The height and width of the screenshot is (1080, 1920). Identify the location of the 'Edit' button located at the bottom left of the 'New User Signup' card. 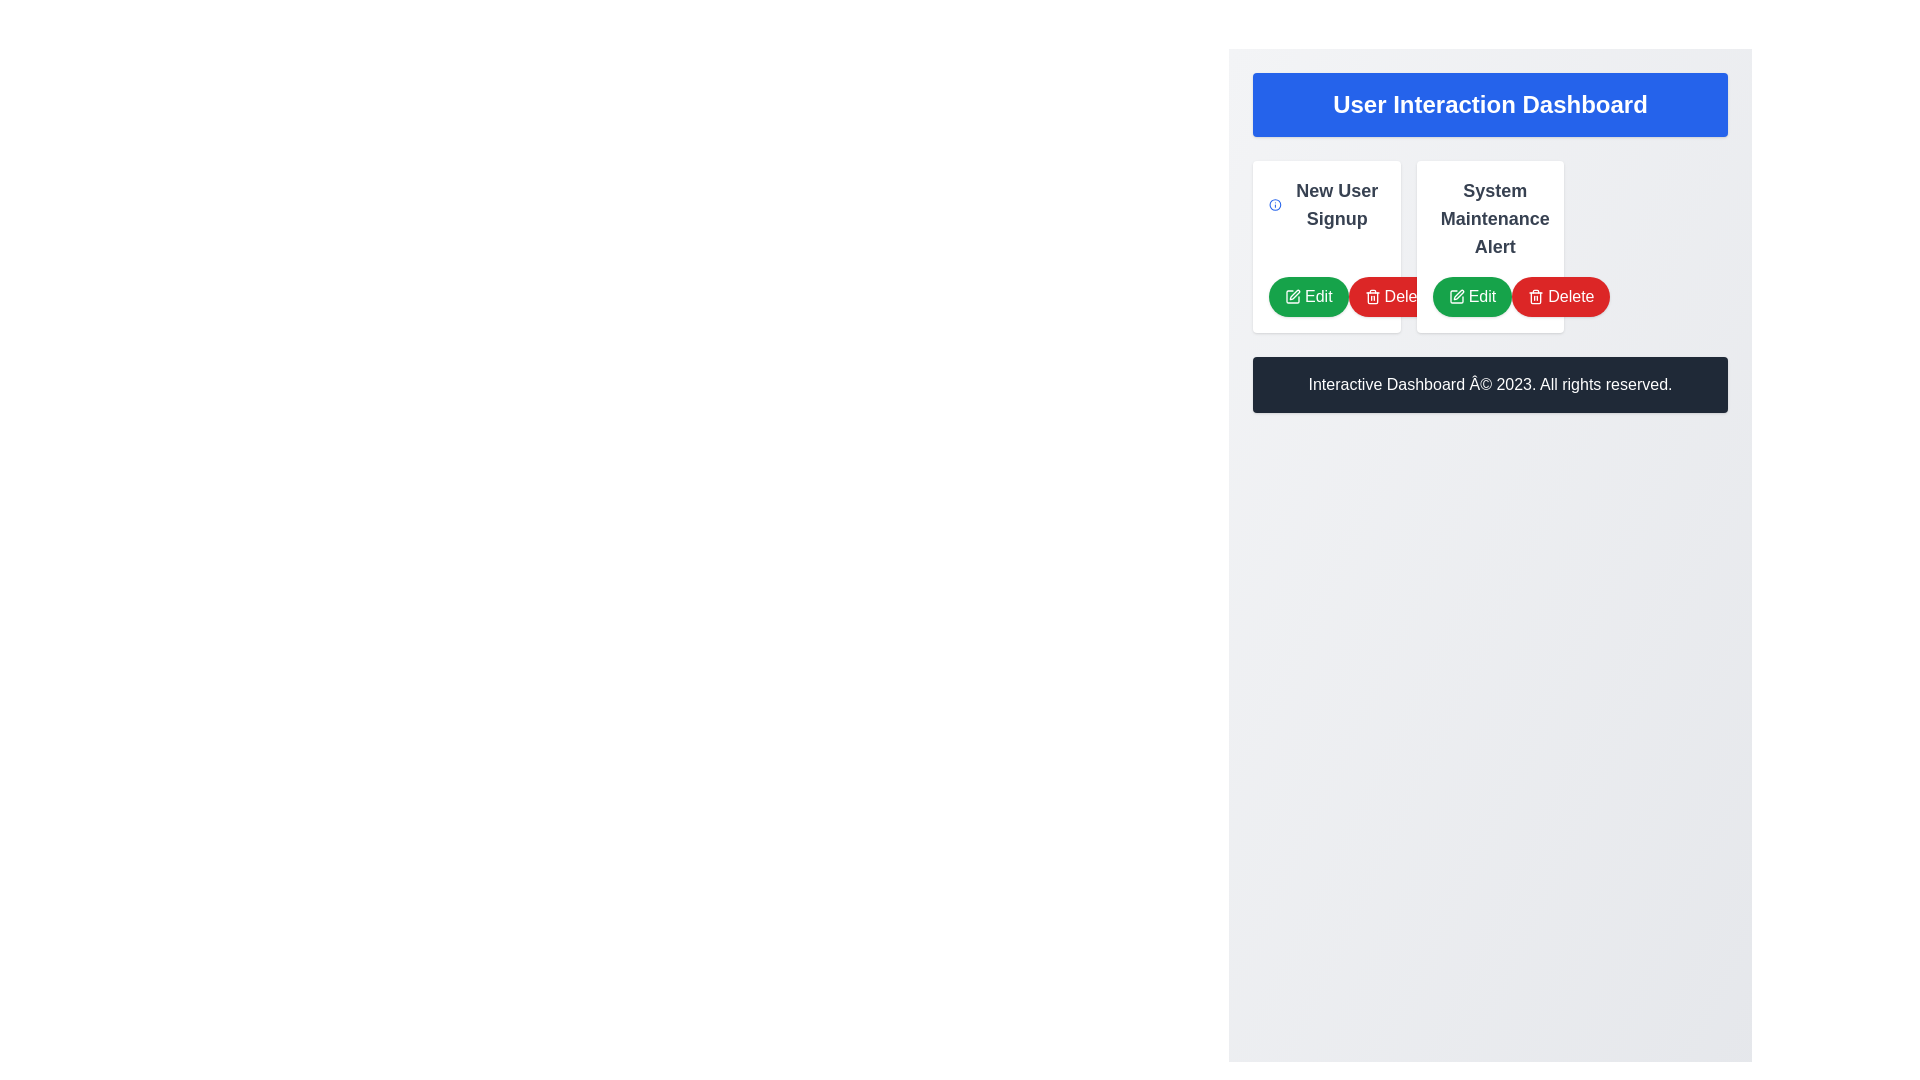
(1308, 297).